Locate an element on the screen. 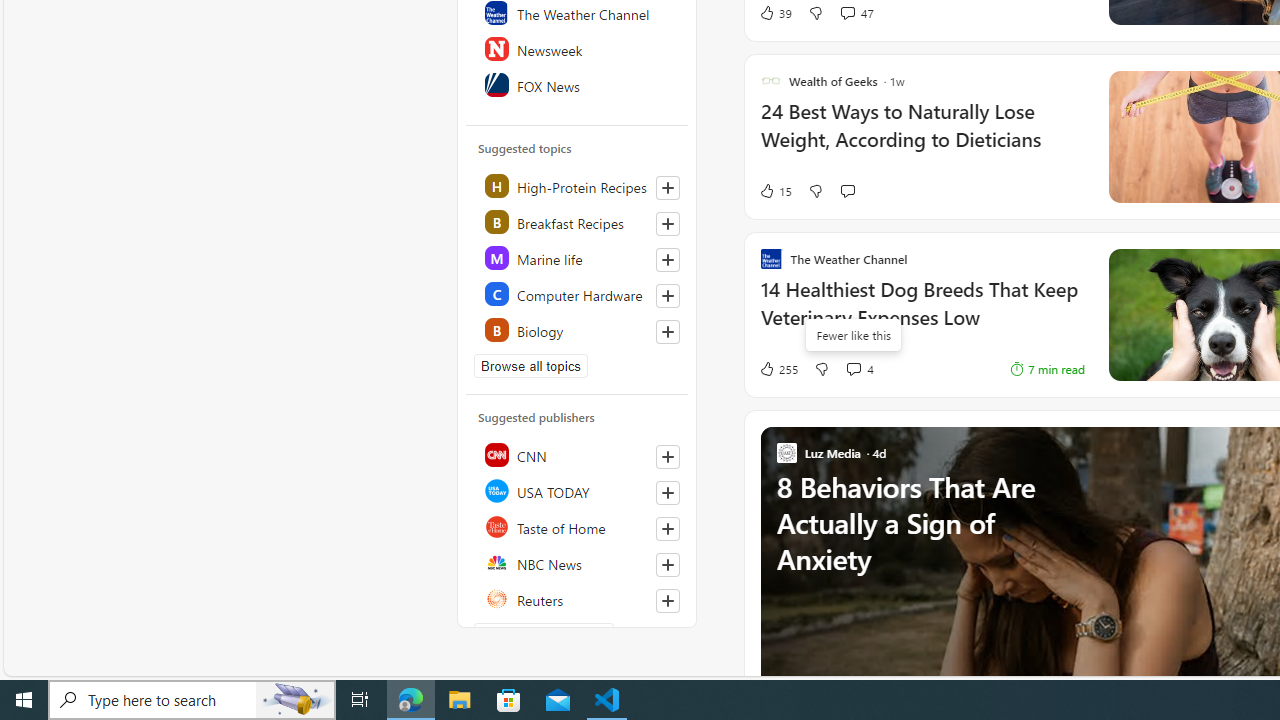 The image size is (1280, 720). 'Follow this topic' is located at coordinates (667, 330).